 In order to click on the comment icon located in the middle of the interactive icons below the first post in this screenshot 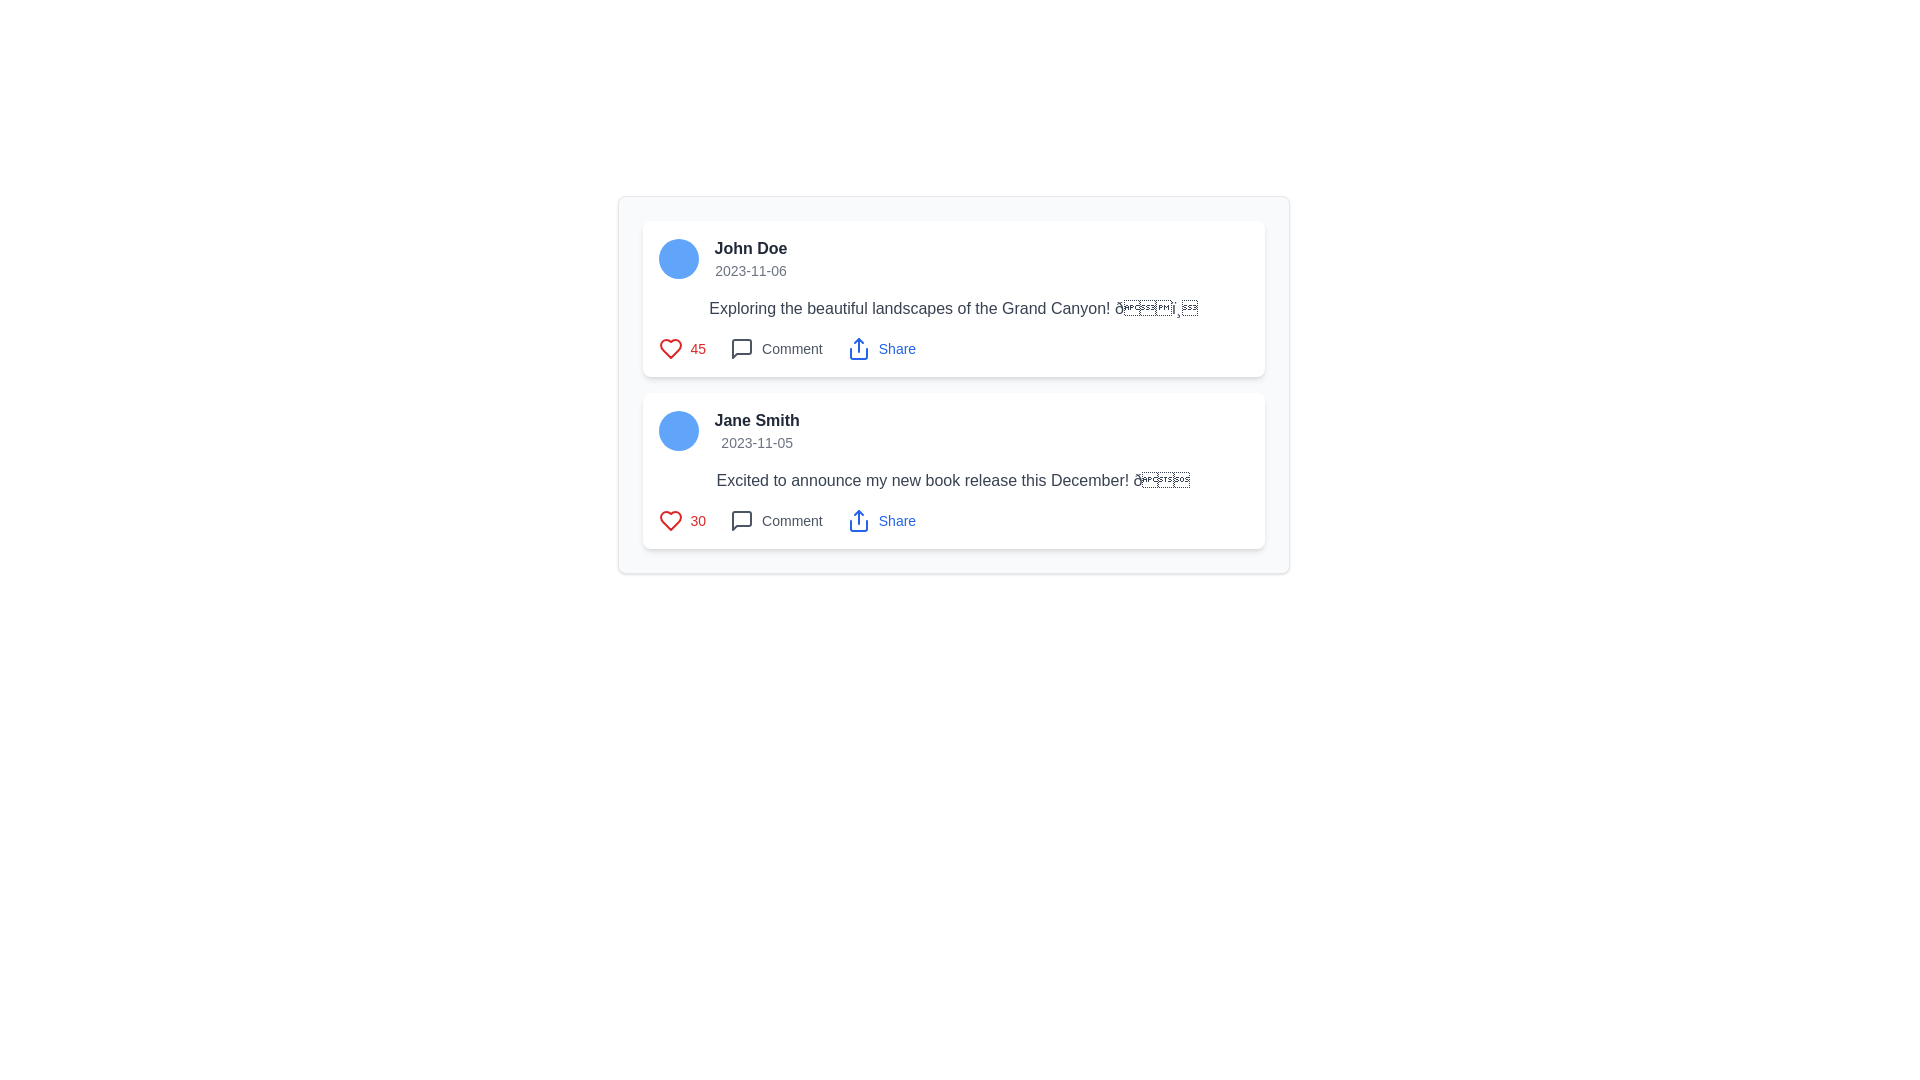, I will do `click(741, 347)`.